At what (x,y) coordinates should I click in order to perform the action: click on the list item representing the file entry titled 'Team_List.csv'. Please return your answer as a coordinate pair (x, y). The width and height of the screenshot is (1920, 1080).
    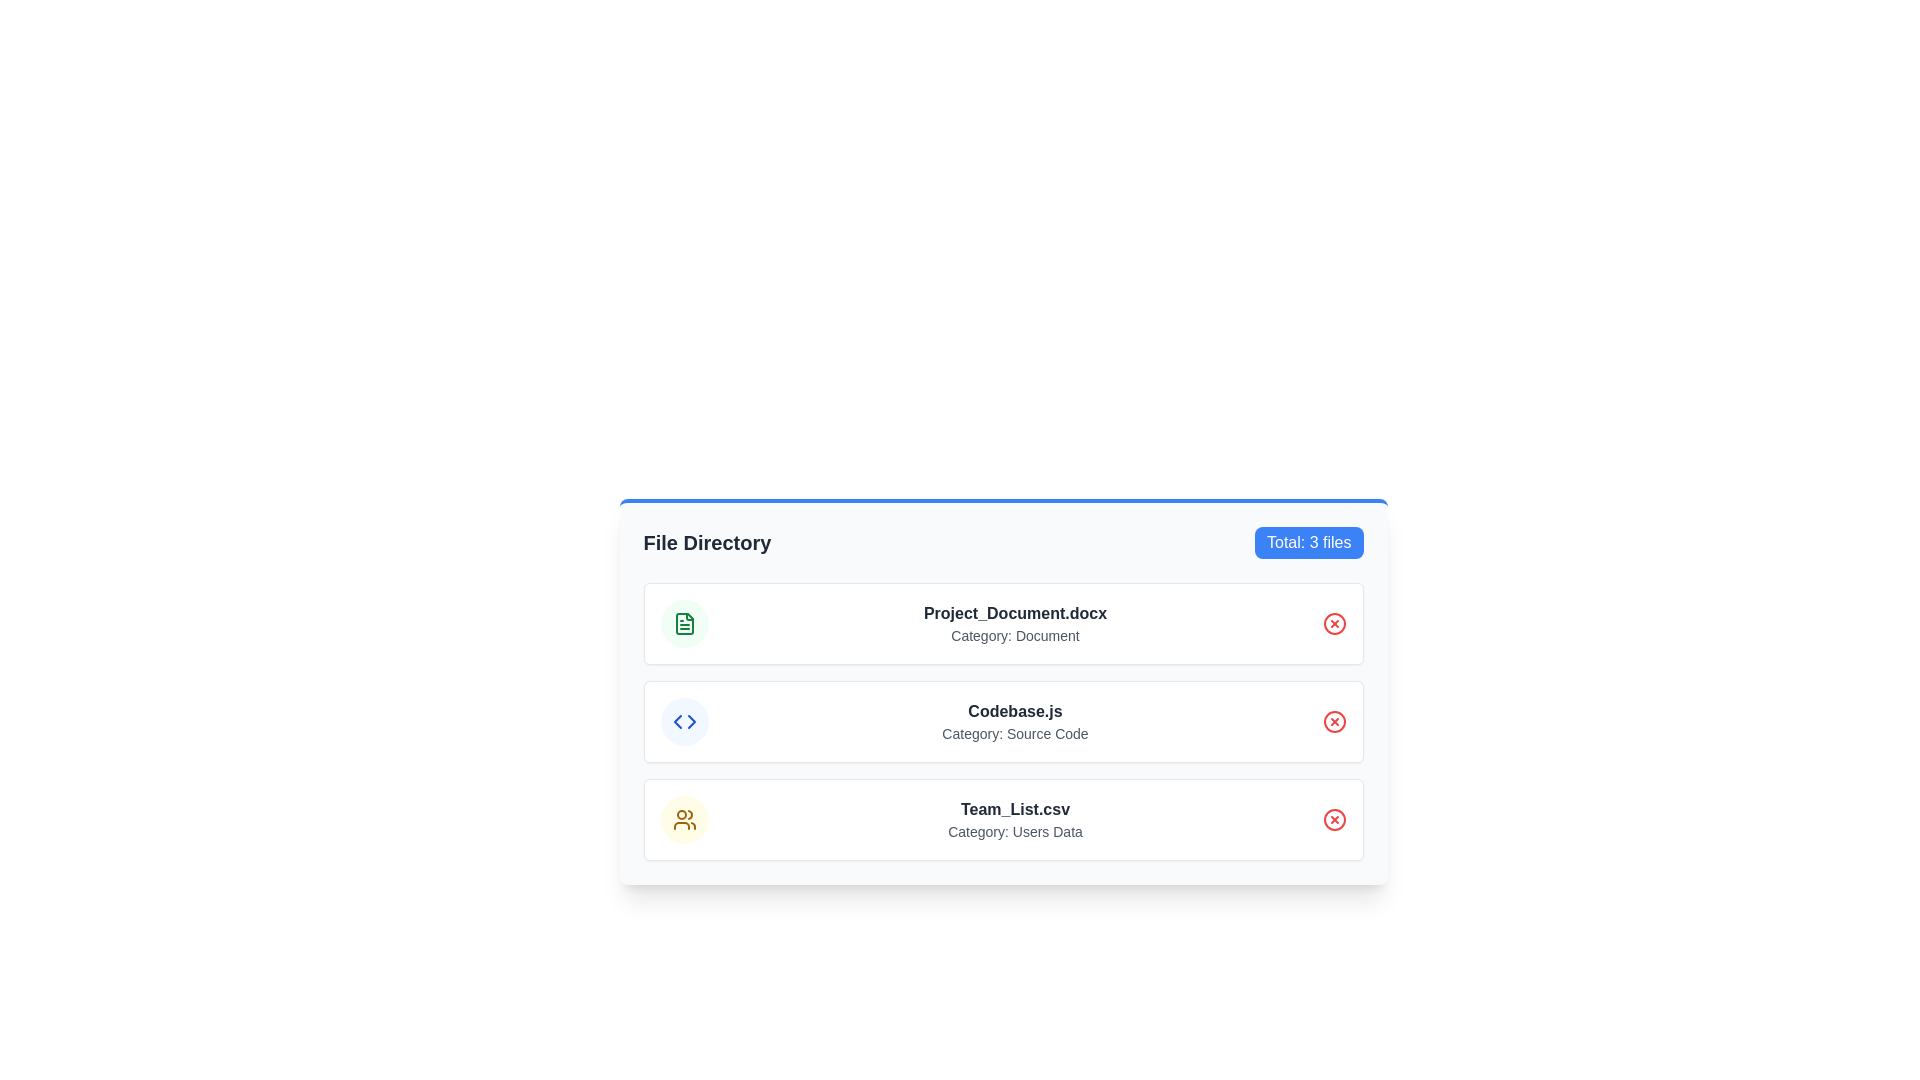
    Looking at the image, I should click on (1015, 820).